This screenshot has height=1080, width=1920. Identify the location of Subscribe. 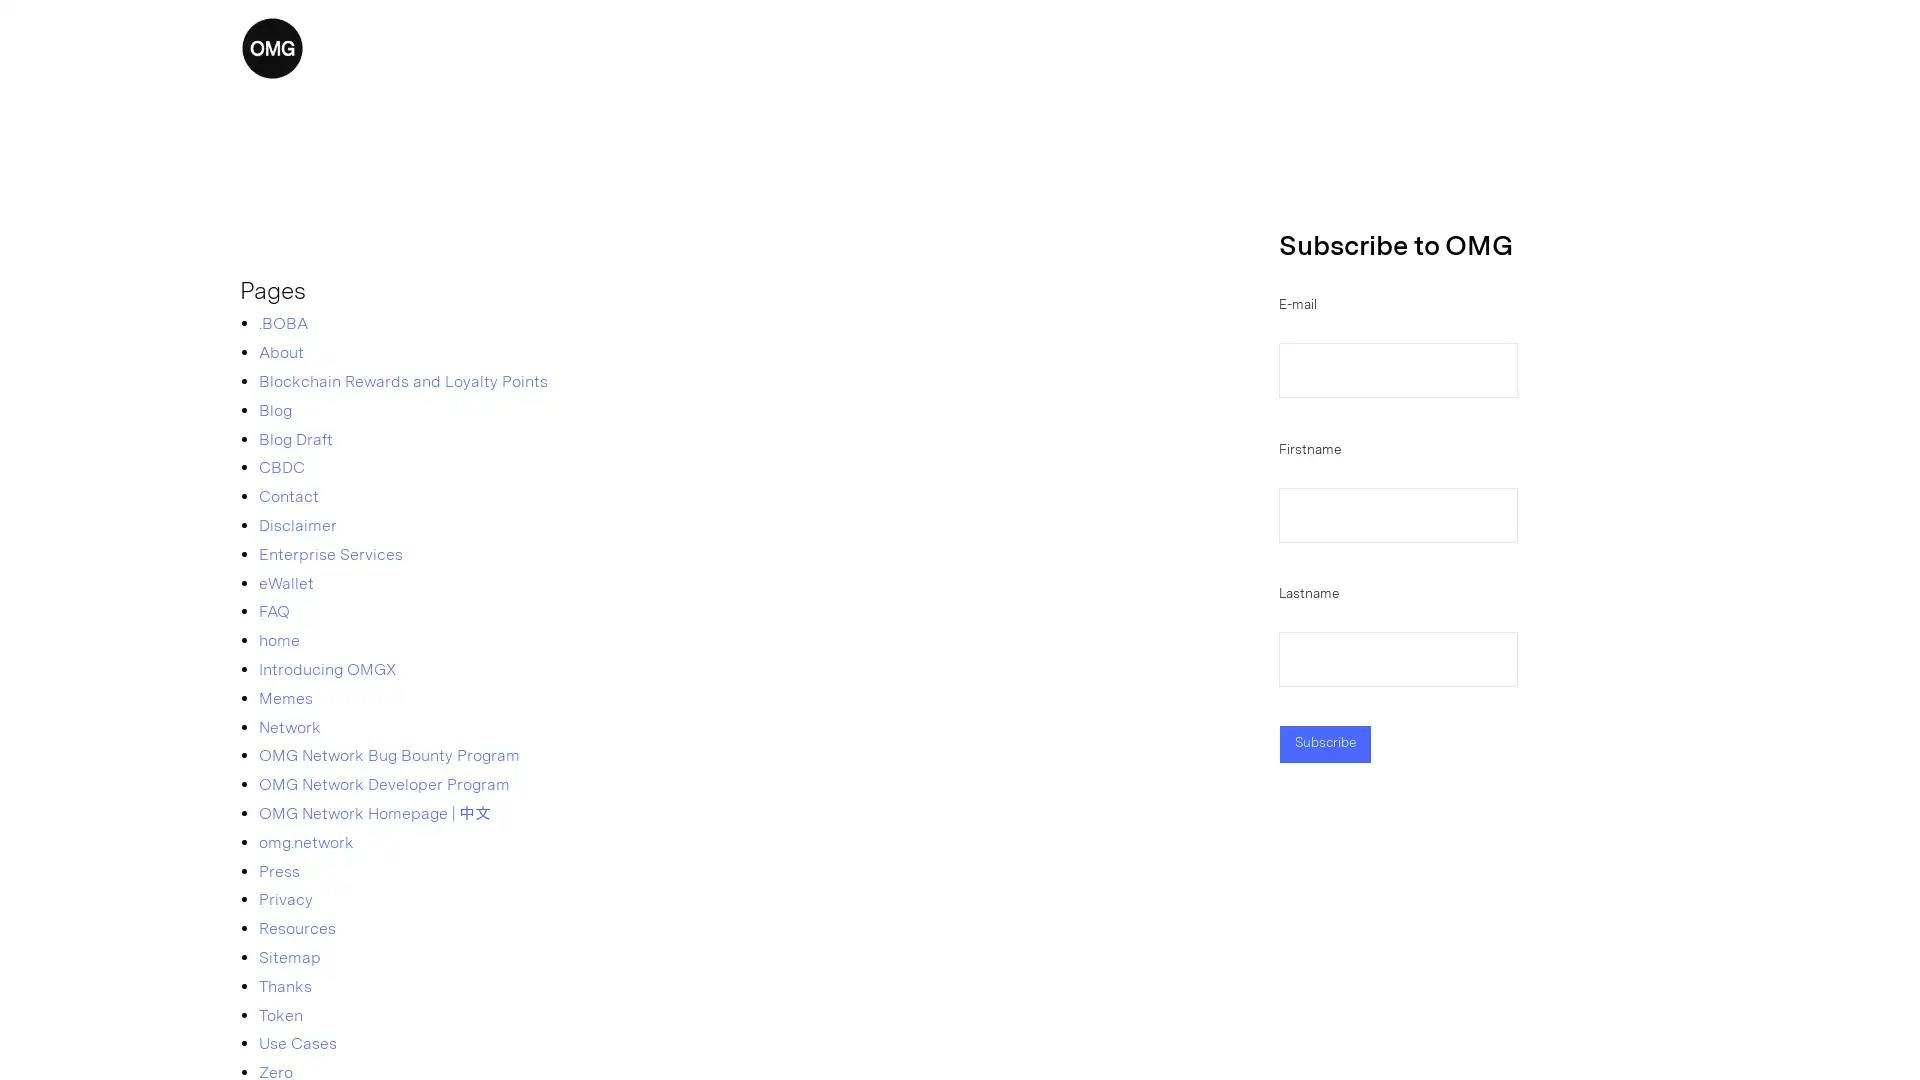
(1325, 744).